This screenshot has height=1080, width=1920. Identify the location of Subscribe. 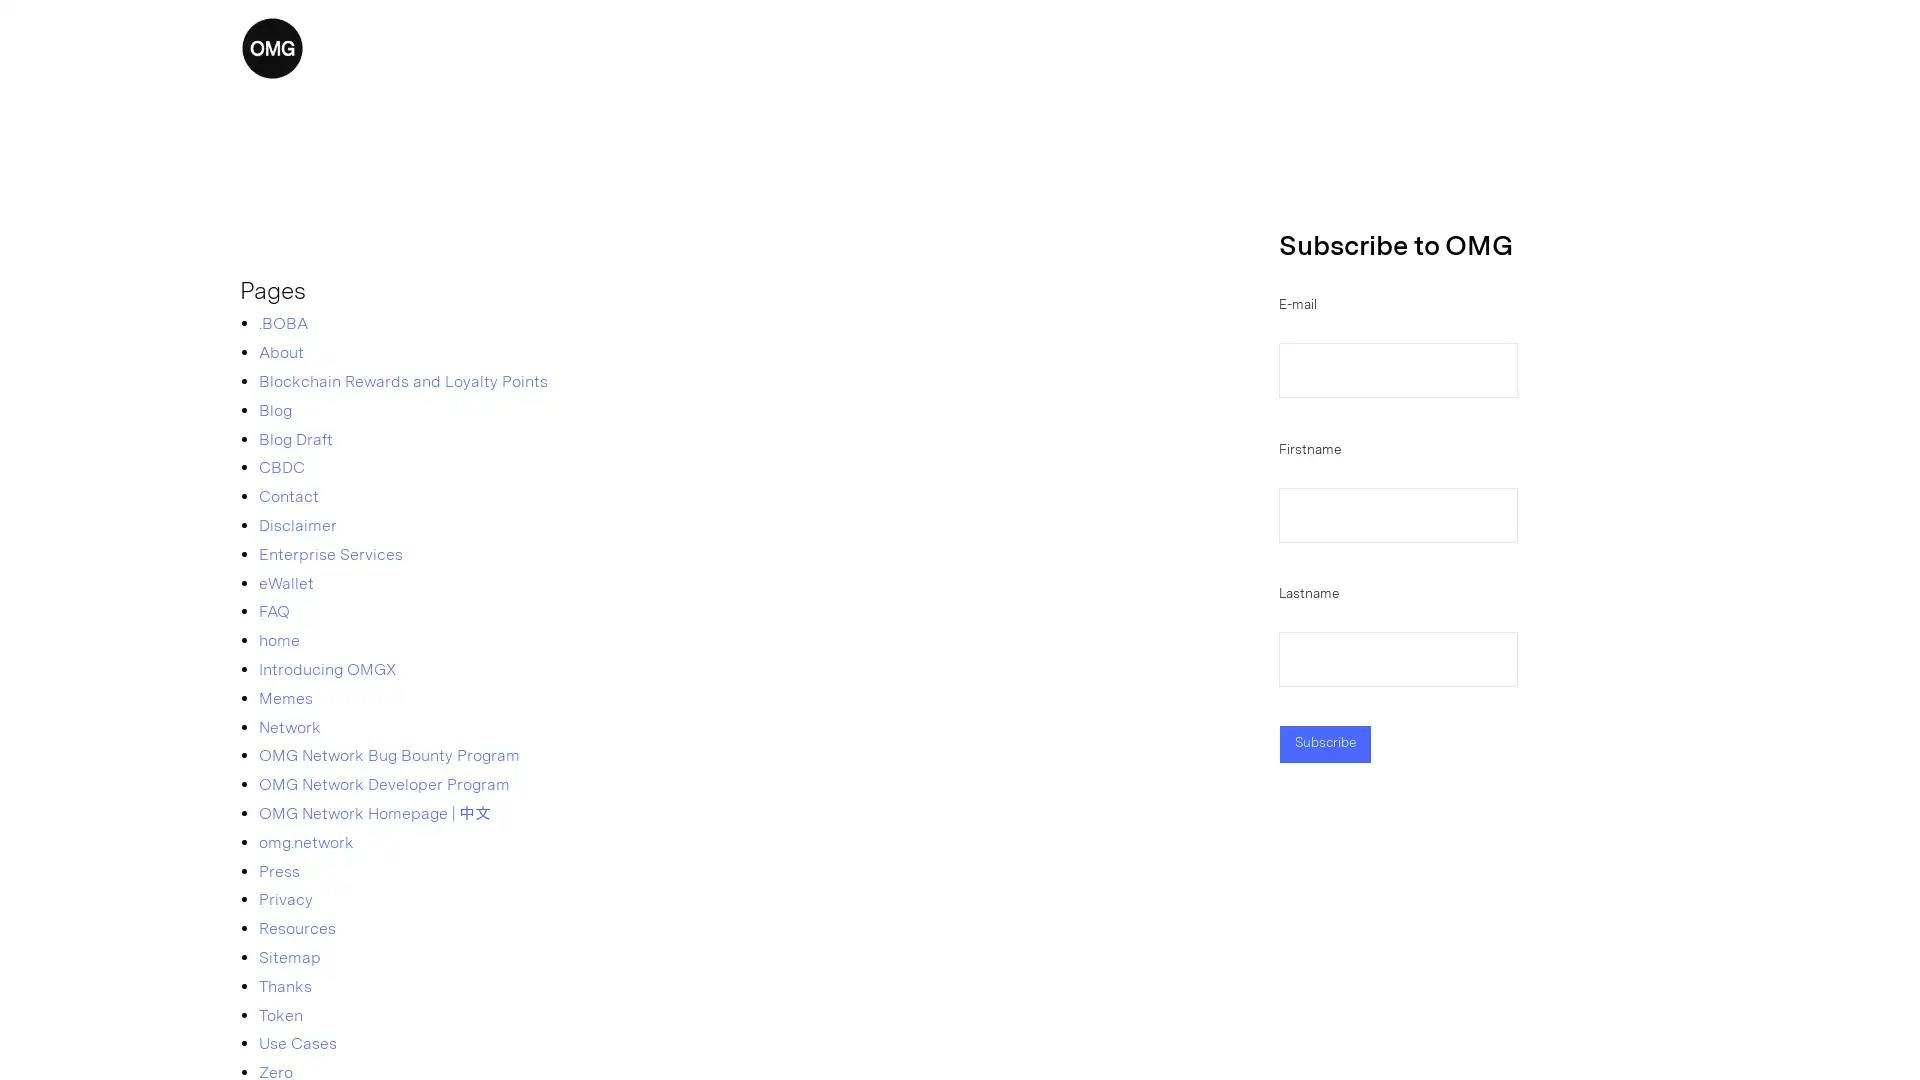
(1325, 744).